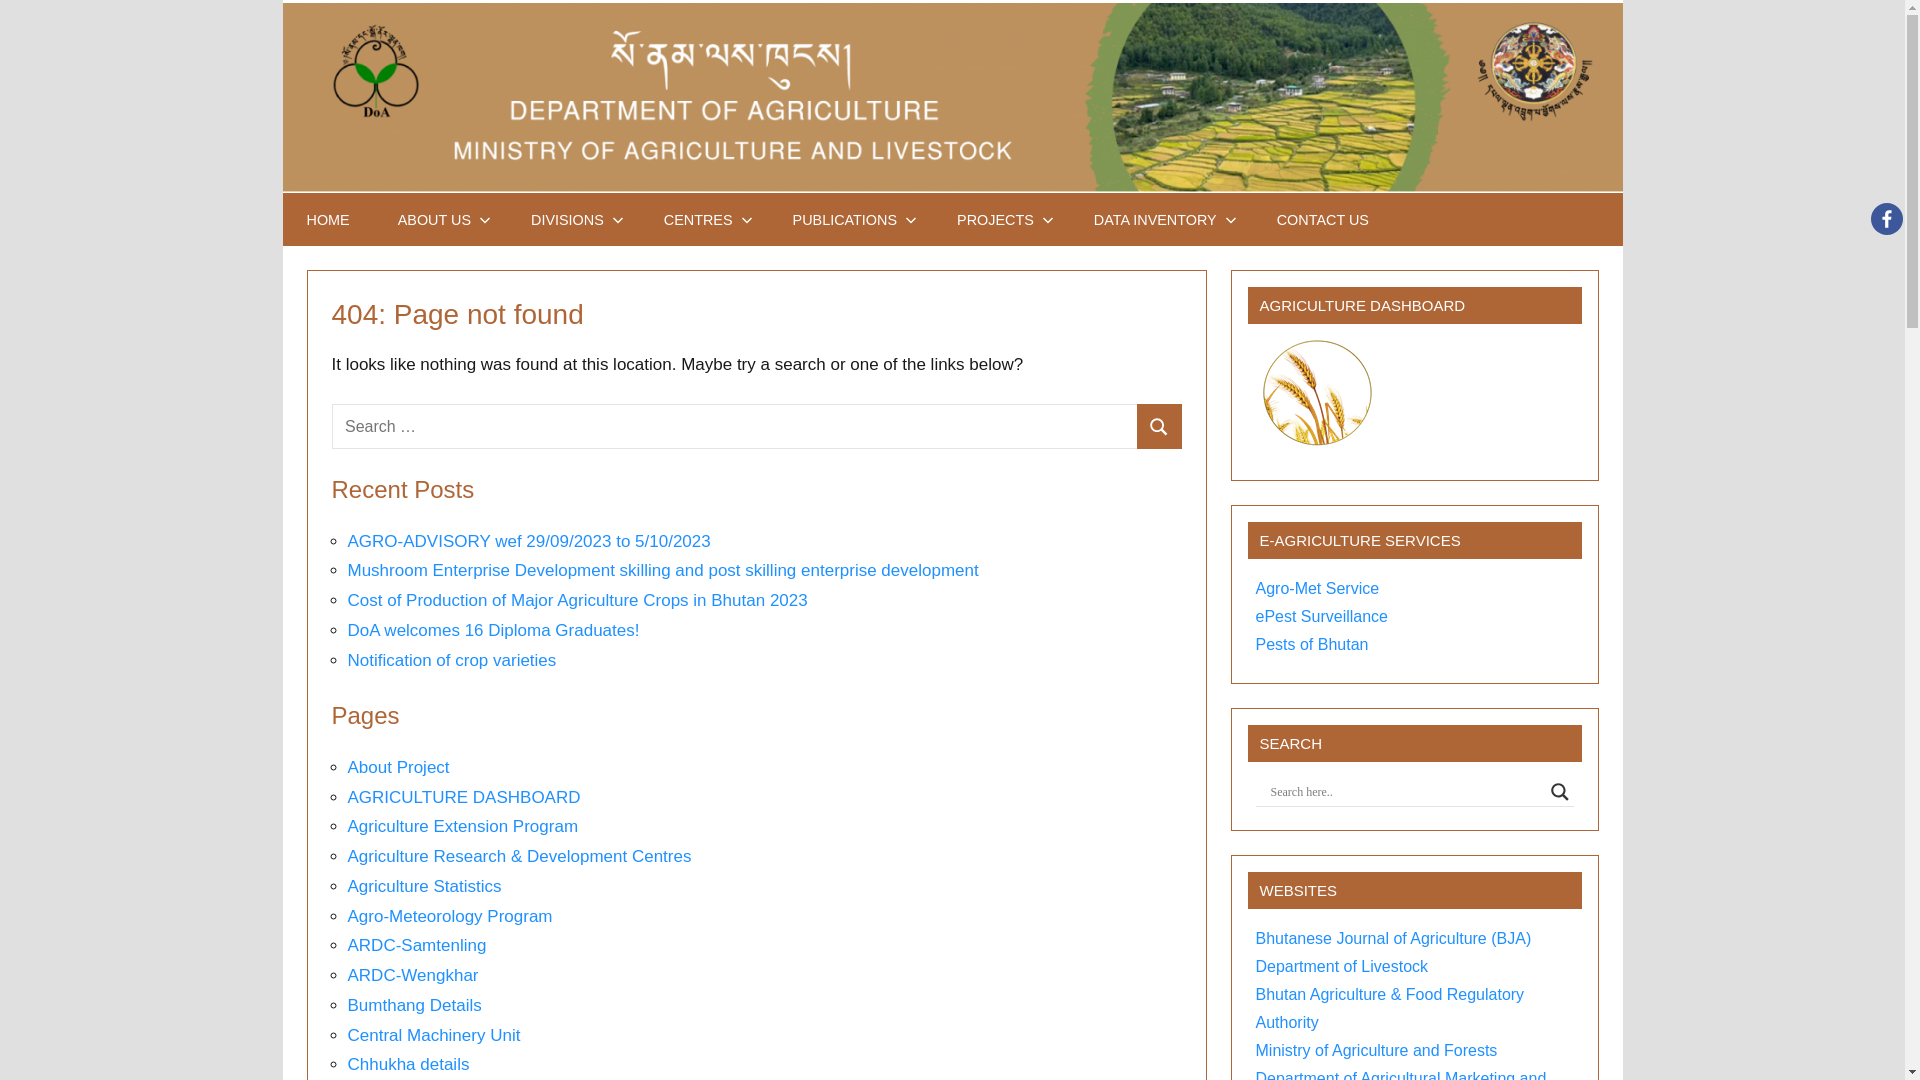 The width and height of the screenshot is (1920, 1080). Describe the element at coordinates (529, 541) in the screenshot. I see `'AGRO-ADVISORY wef 29/09/2023 to 5/10/2023'` at that location.